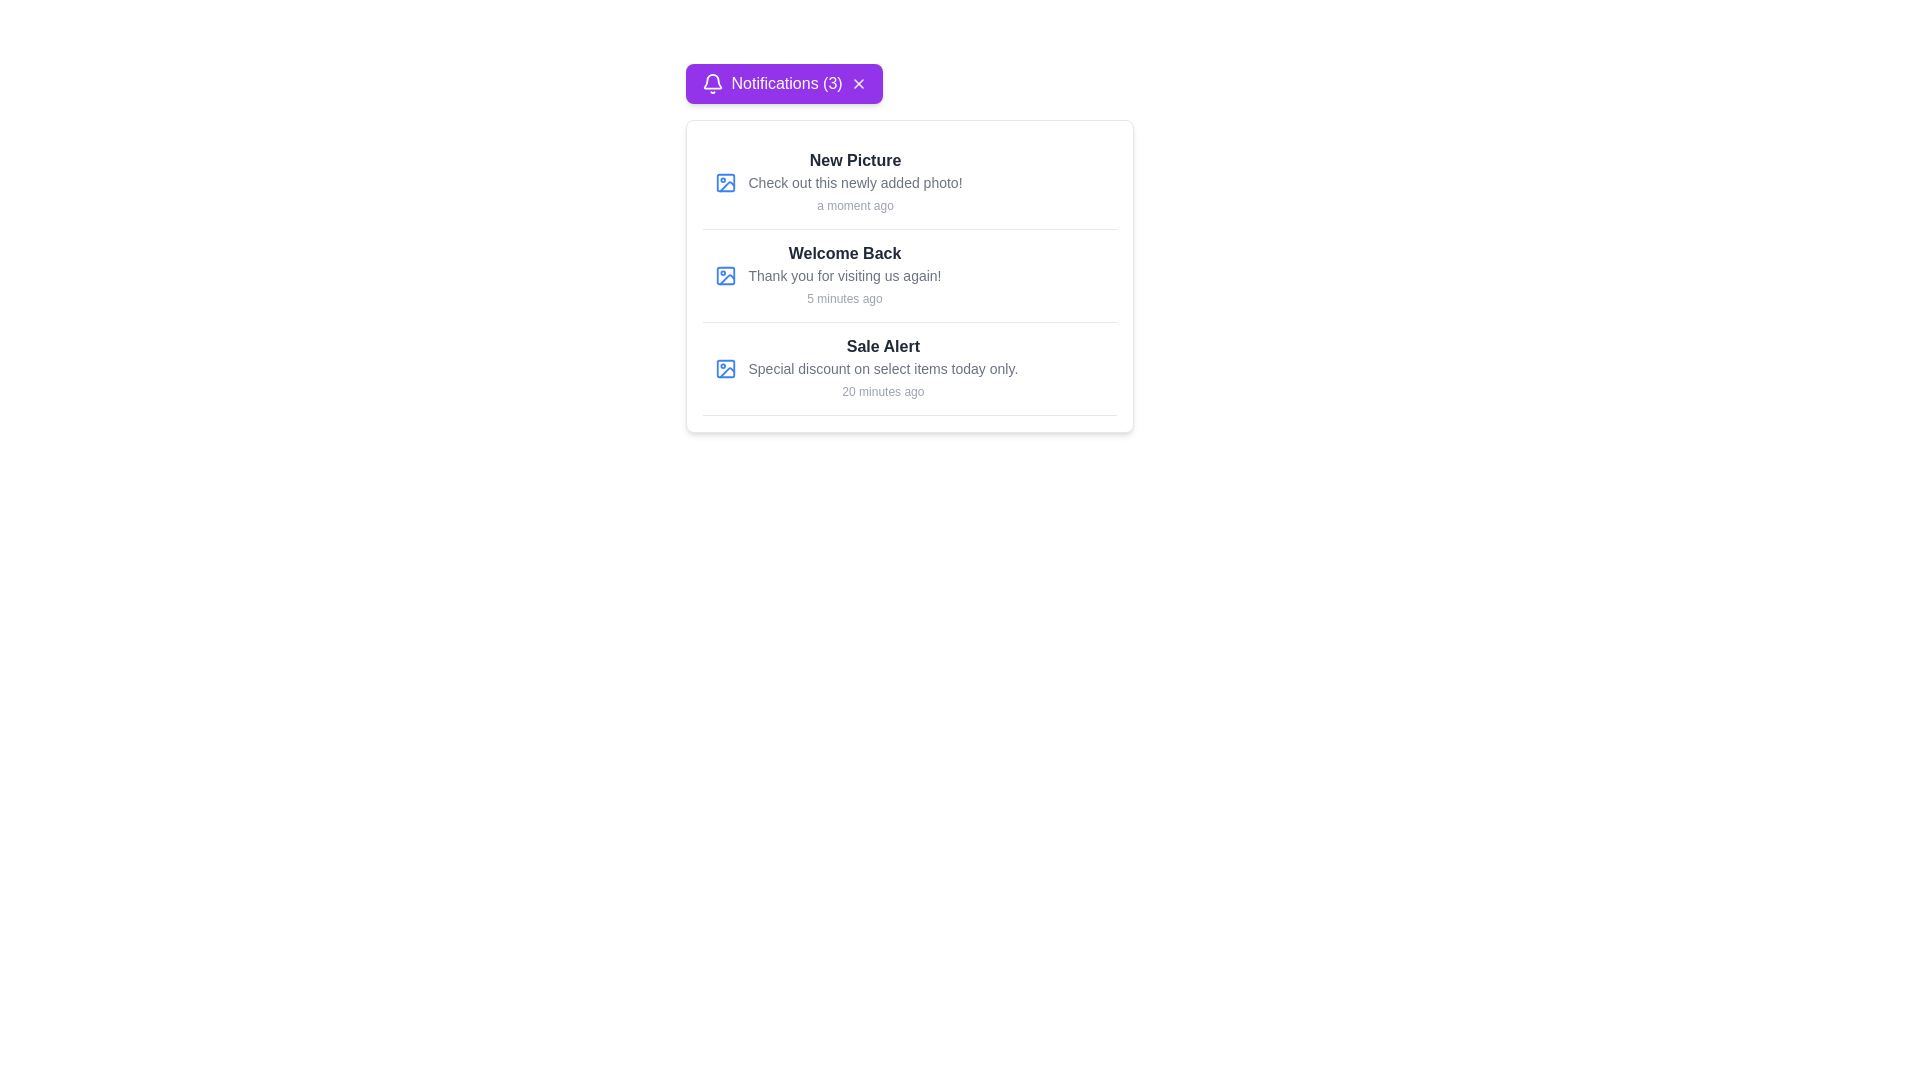  Describe the element at coordinates (882, 392) in the screenshot. I see `the static text element that reads '20 minutes ago', which is located under the 'Sale Alert' title in the notification card` at that location.